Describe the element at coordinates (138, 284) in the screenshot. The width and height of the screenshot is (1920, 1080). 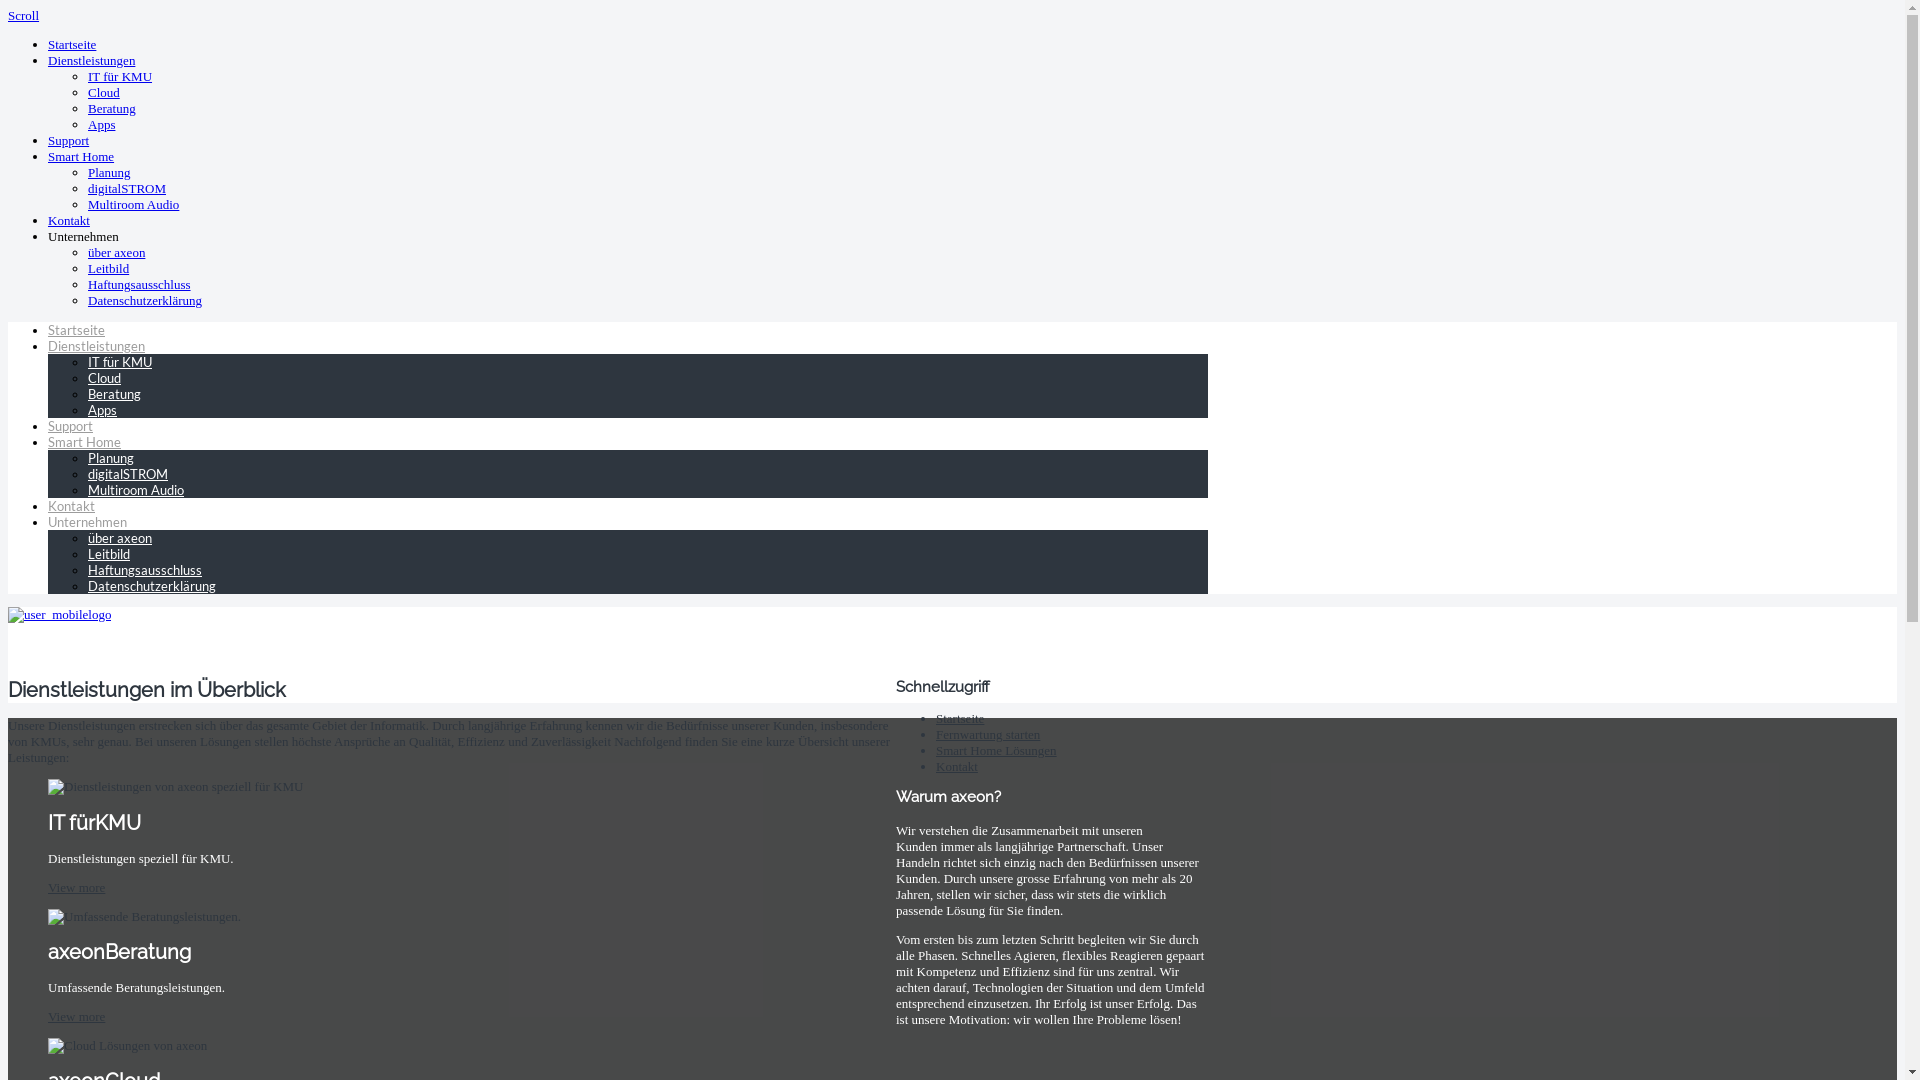
I see `'Haftungsausschluss'` at that location.